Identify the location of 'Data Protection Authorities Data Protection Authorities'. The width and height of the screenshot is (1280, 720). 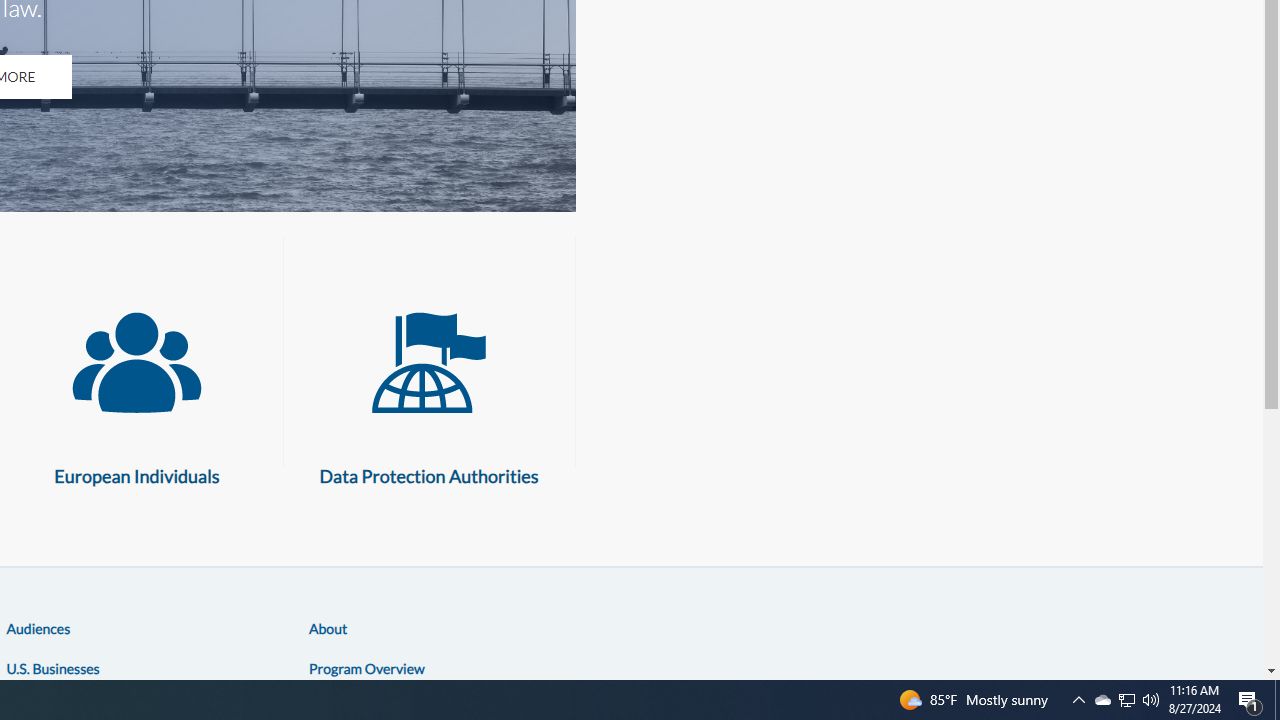
(428, 389).